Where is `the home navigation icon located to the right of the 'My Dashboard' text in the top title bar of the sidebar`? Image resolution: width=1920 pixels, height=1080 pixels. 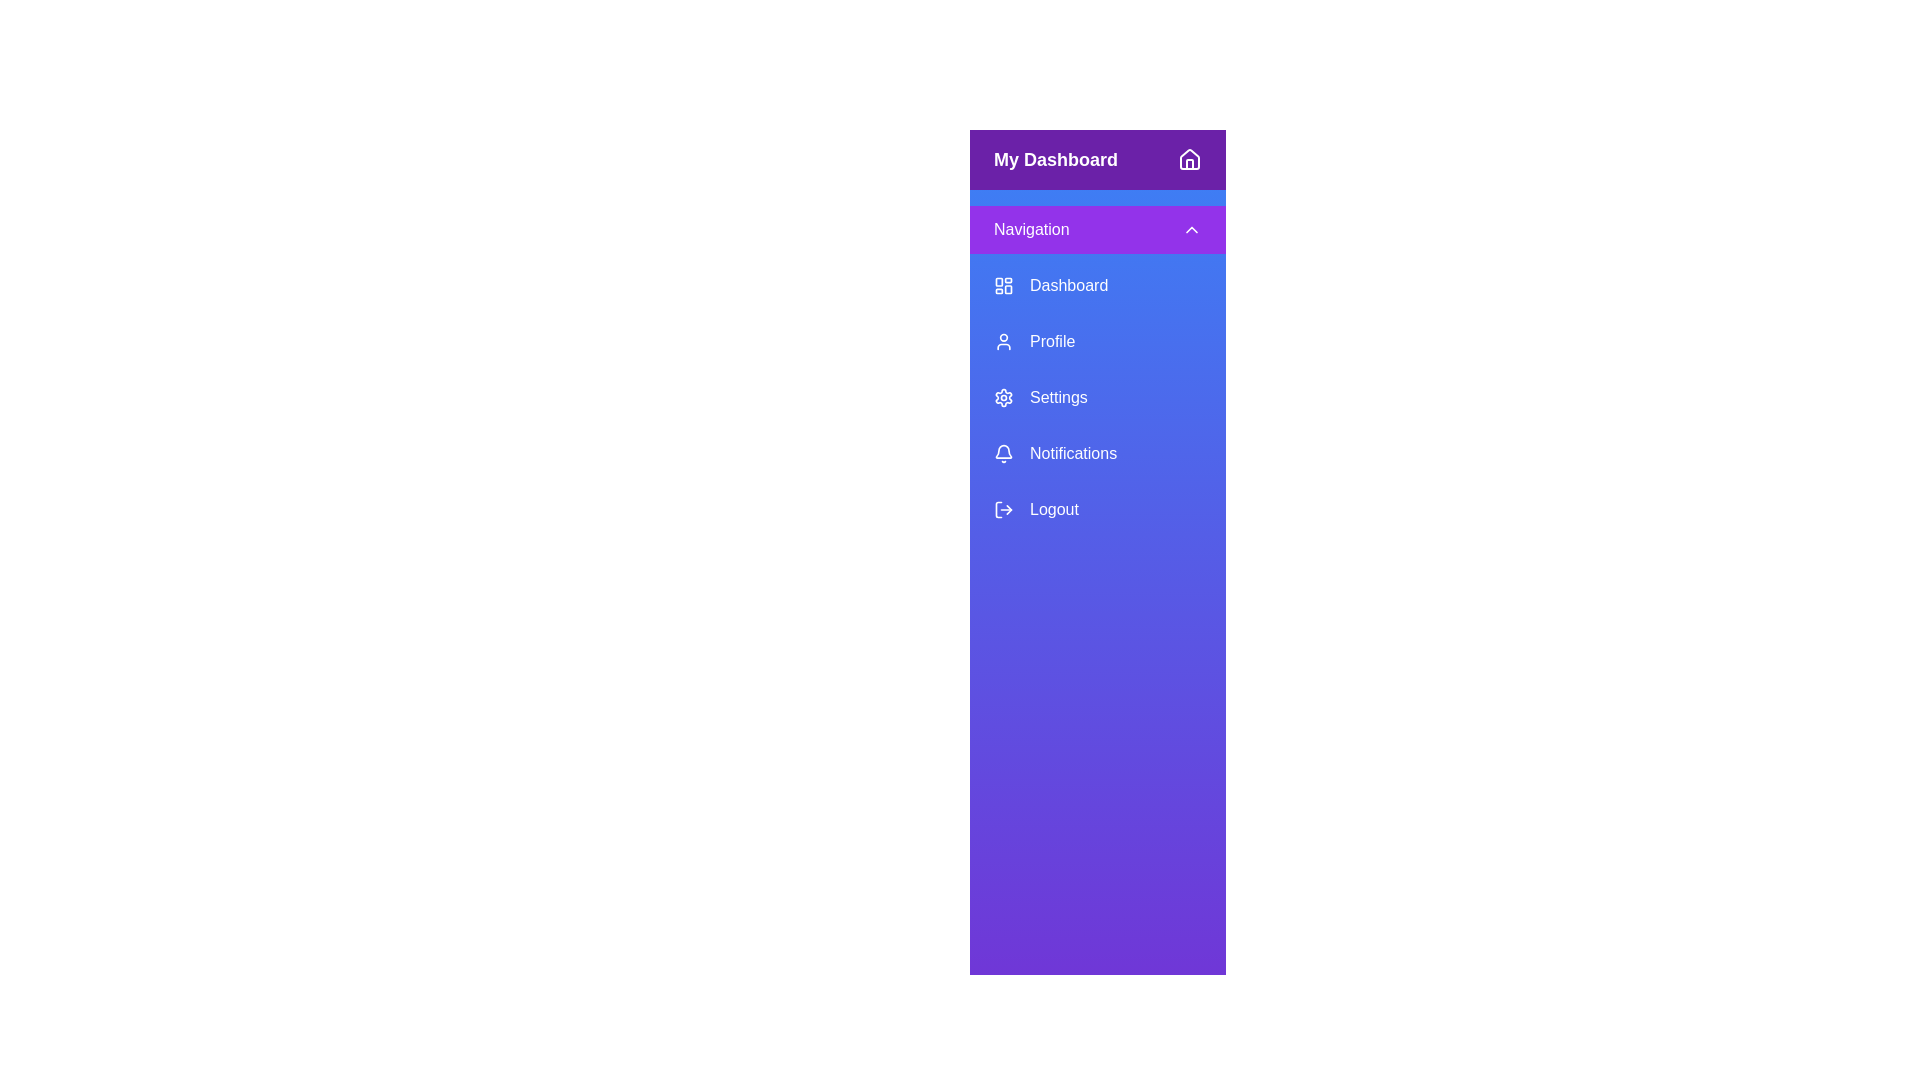 the home navigation icon located to the right of the 'My Dashboard' text in the top title bar of the sidebar is located at coordinates (1190, 157).